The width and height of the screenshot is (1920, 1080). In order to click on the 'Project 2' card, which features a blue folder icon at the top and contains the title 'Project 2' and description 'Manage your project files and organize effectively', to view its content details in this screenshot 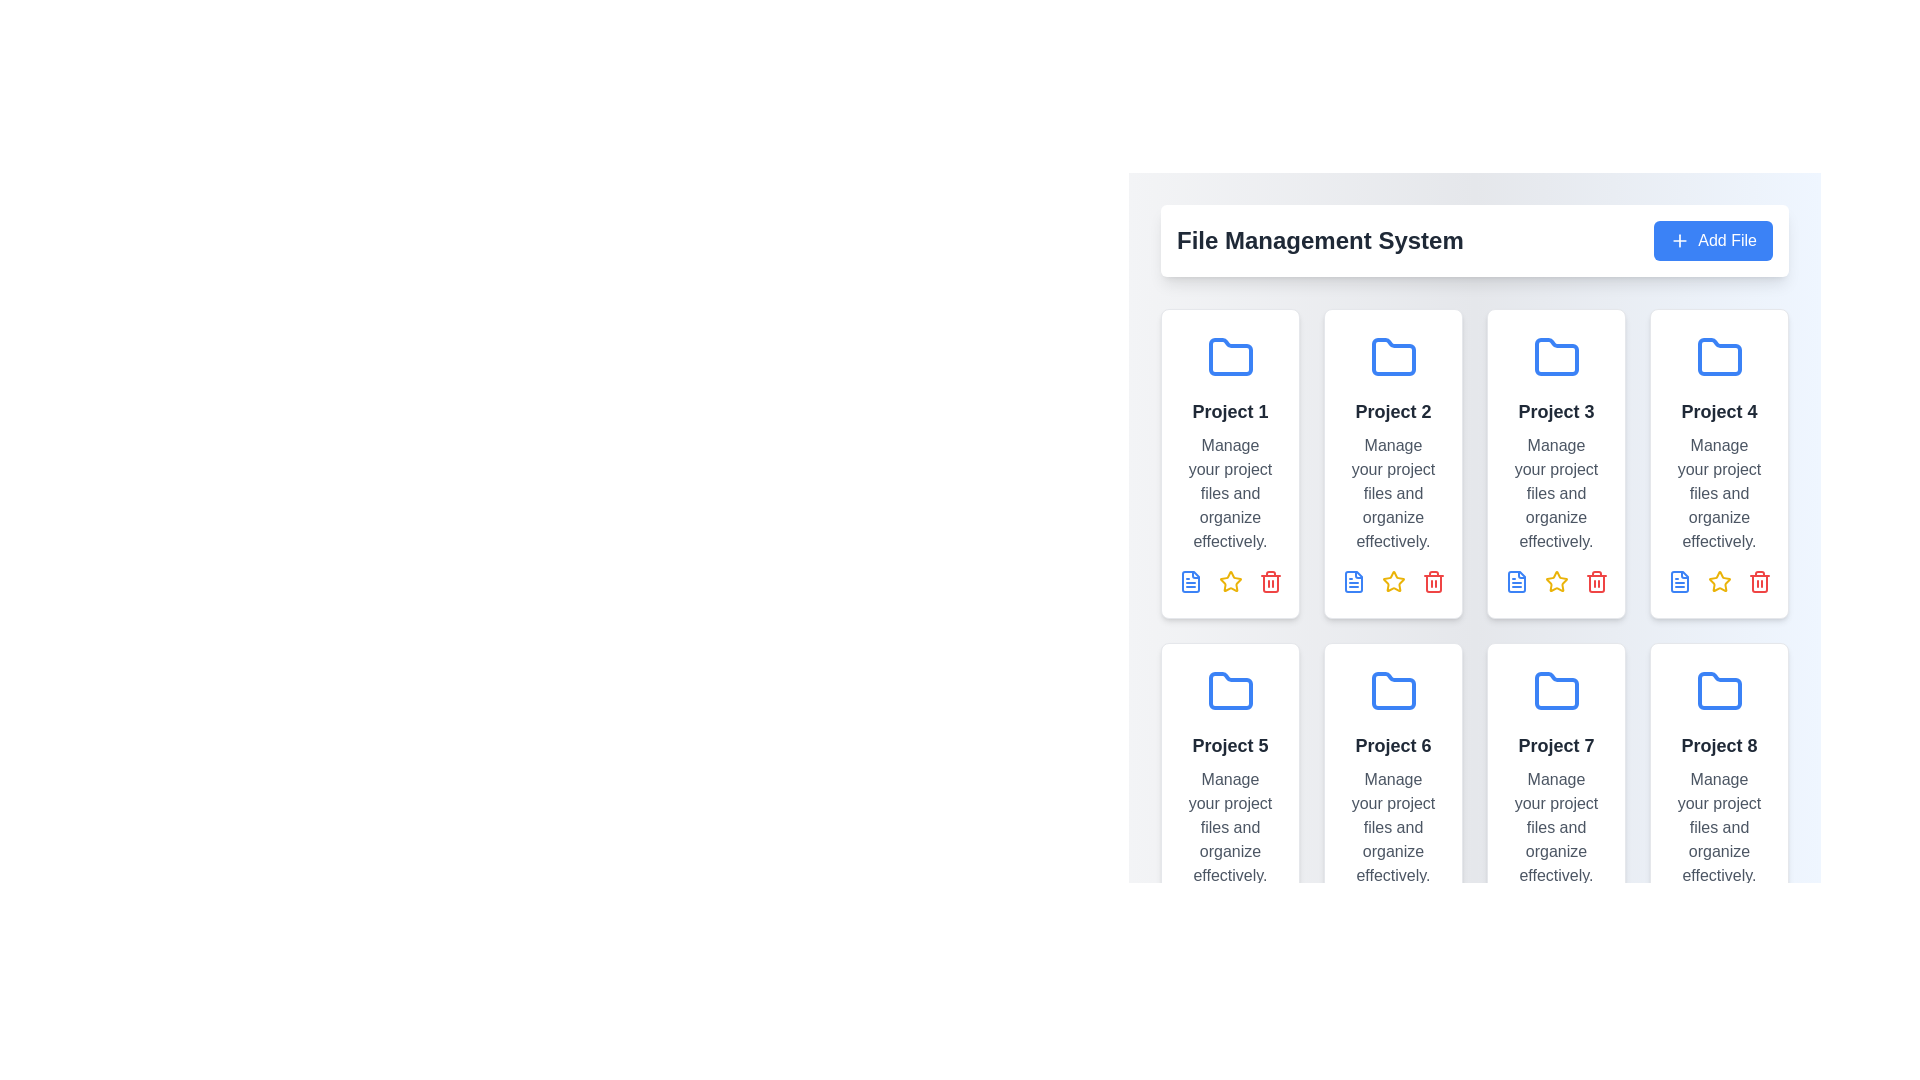, I will do `click(1392, 463)`.